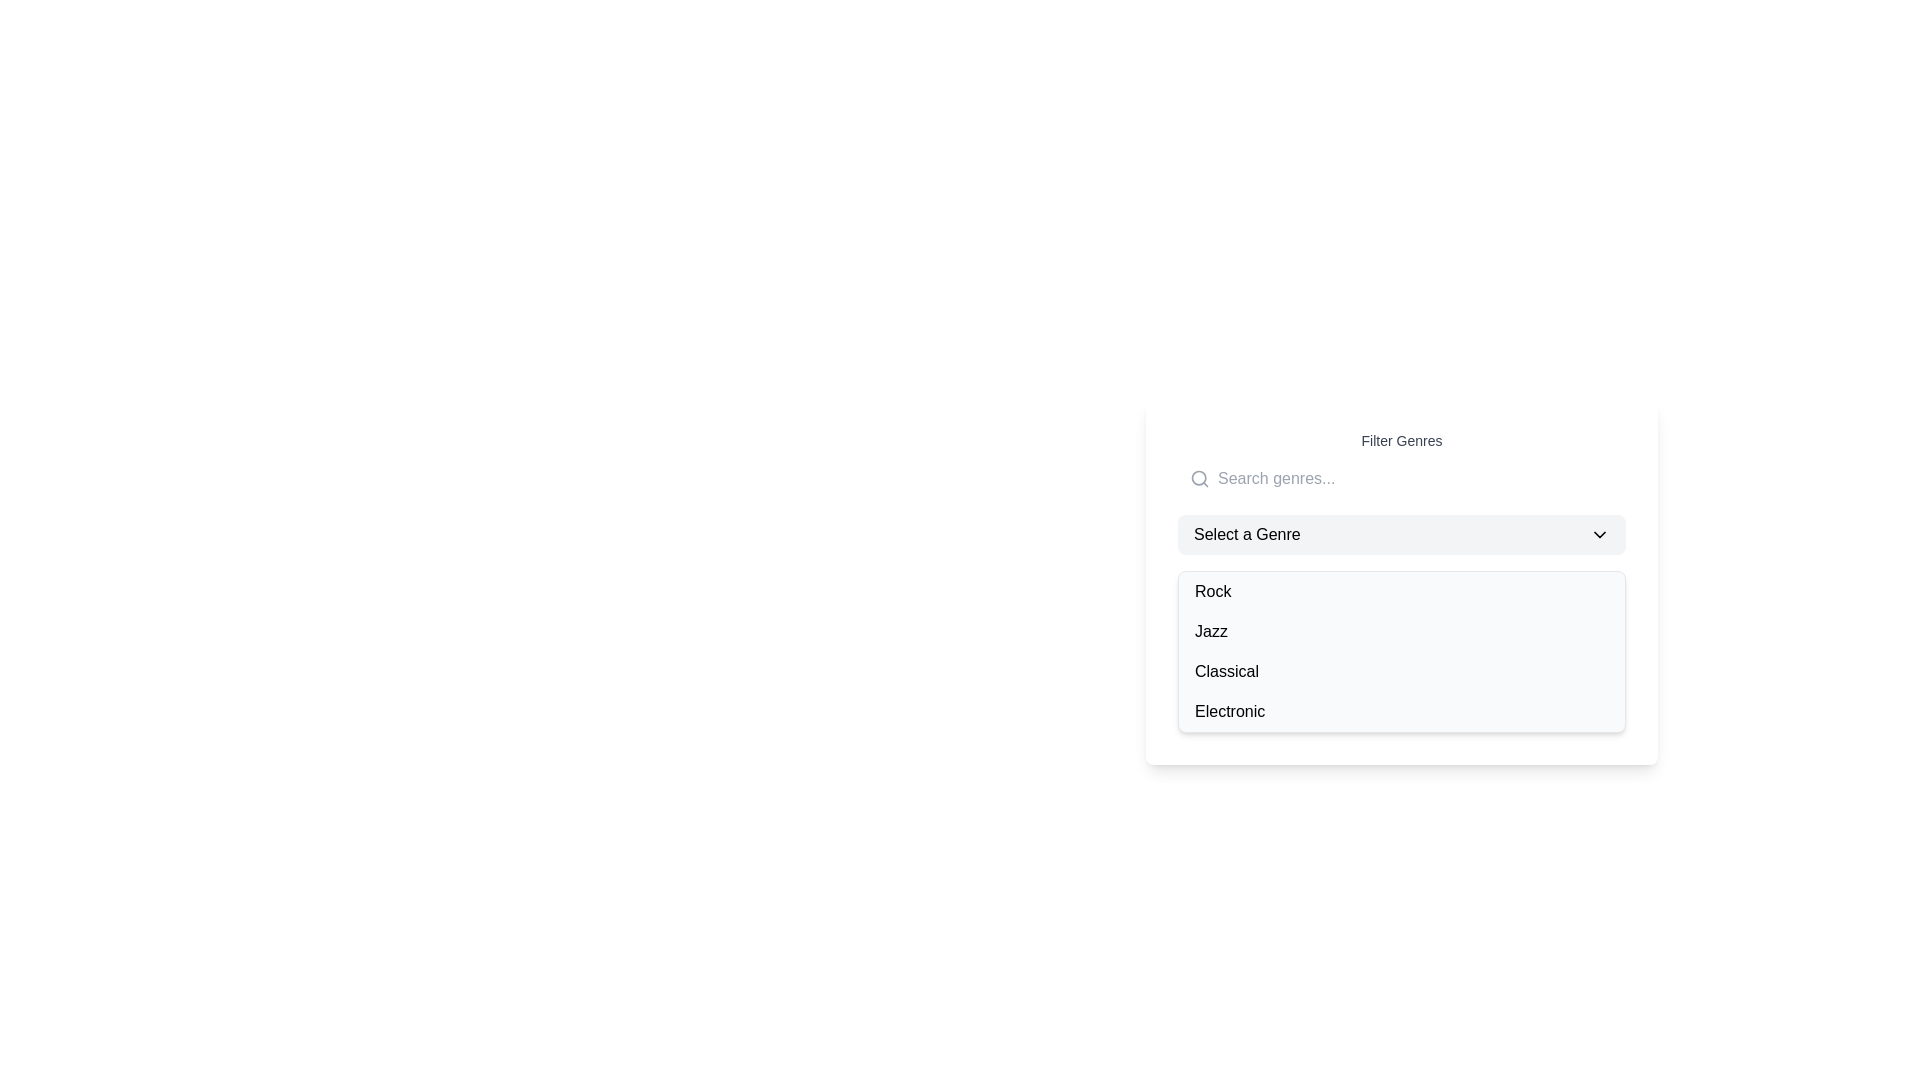 This screenshot has width=1920, height=1080. I want to click on the first selectable item in the list that allows users to choose the 'Rock' genre, located directly below the 'Select a Genre' label, so click(1212, 590).